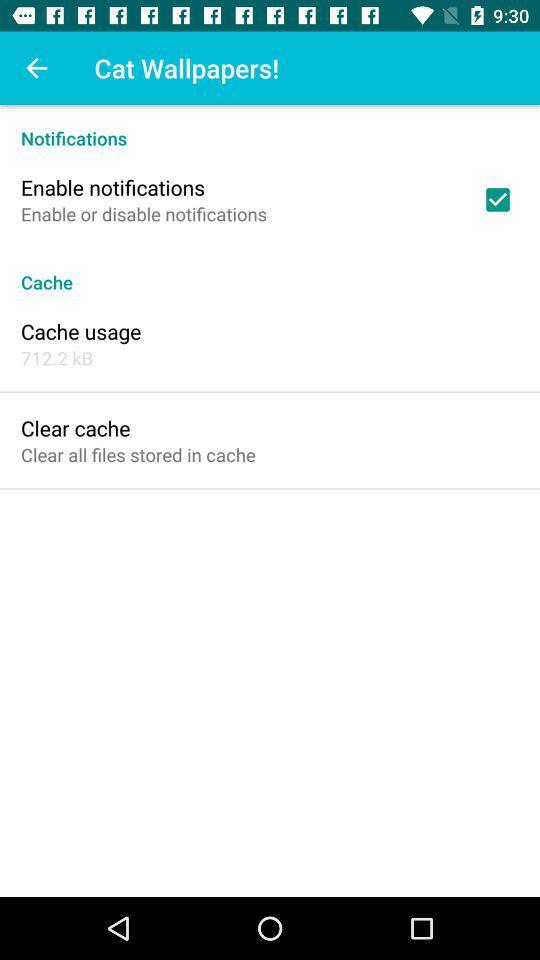 The image size is (540, 960). Describe the element at coordinates (80, 331) in the screenshot. I see `cache usage icon` at that location.